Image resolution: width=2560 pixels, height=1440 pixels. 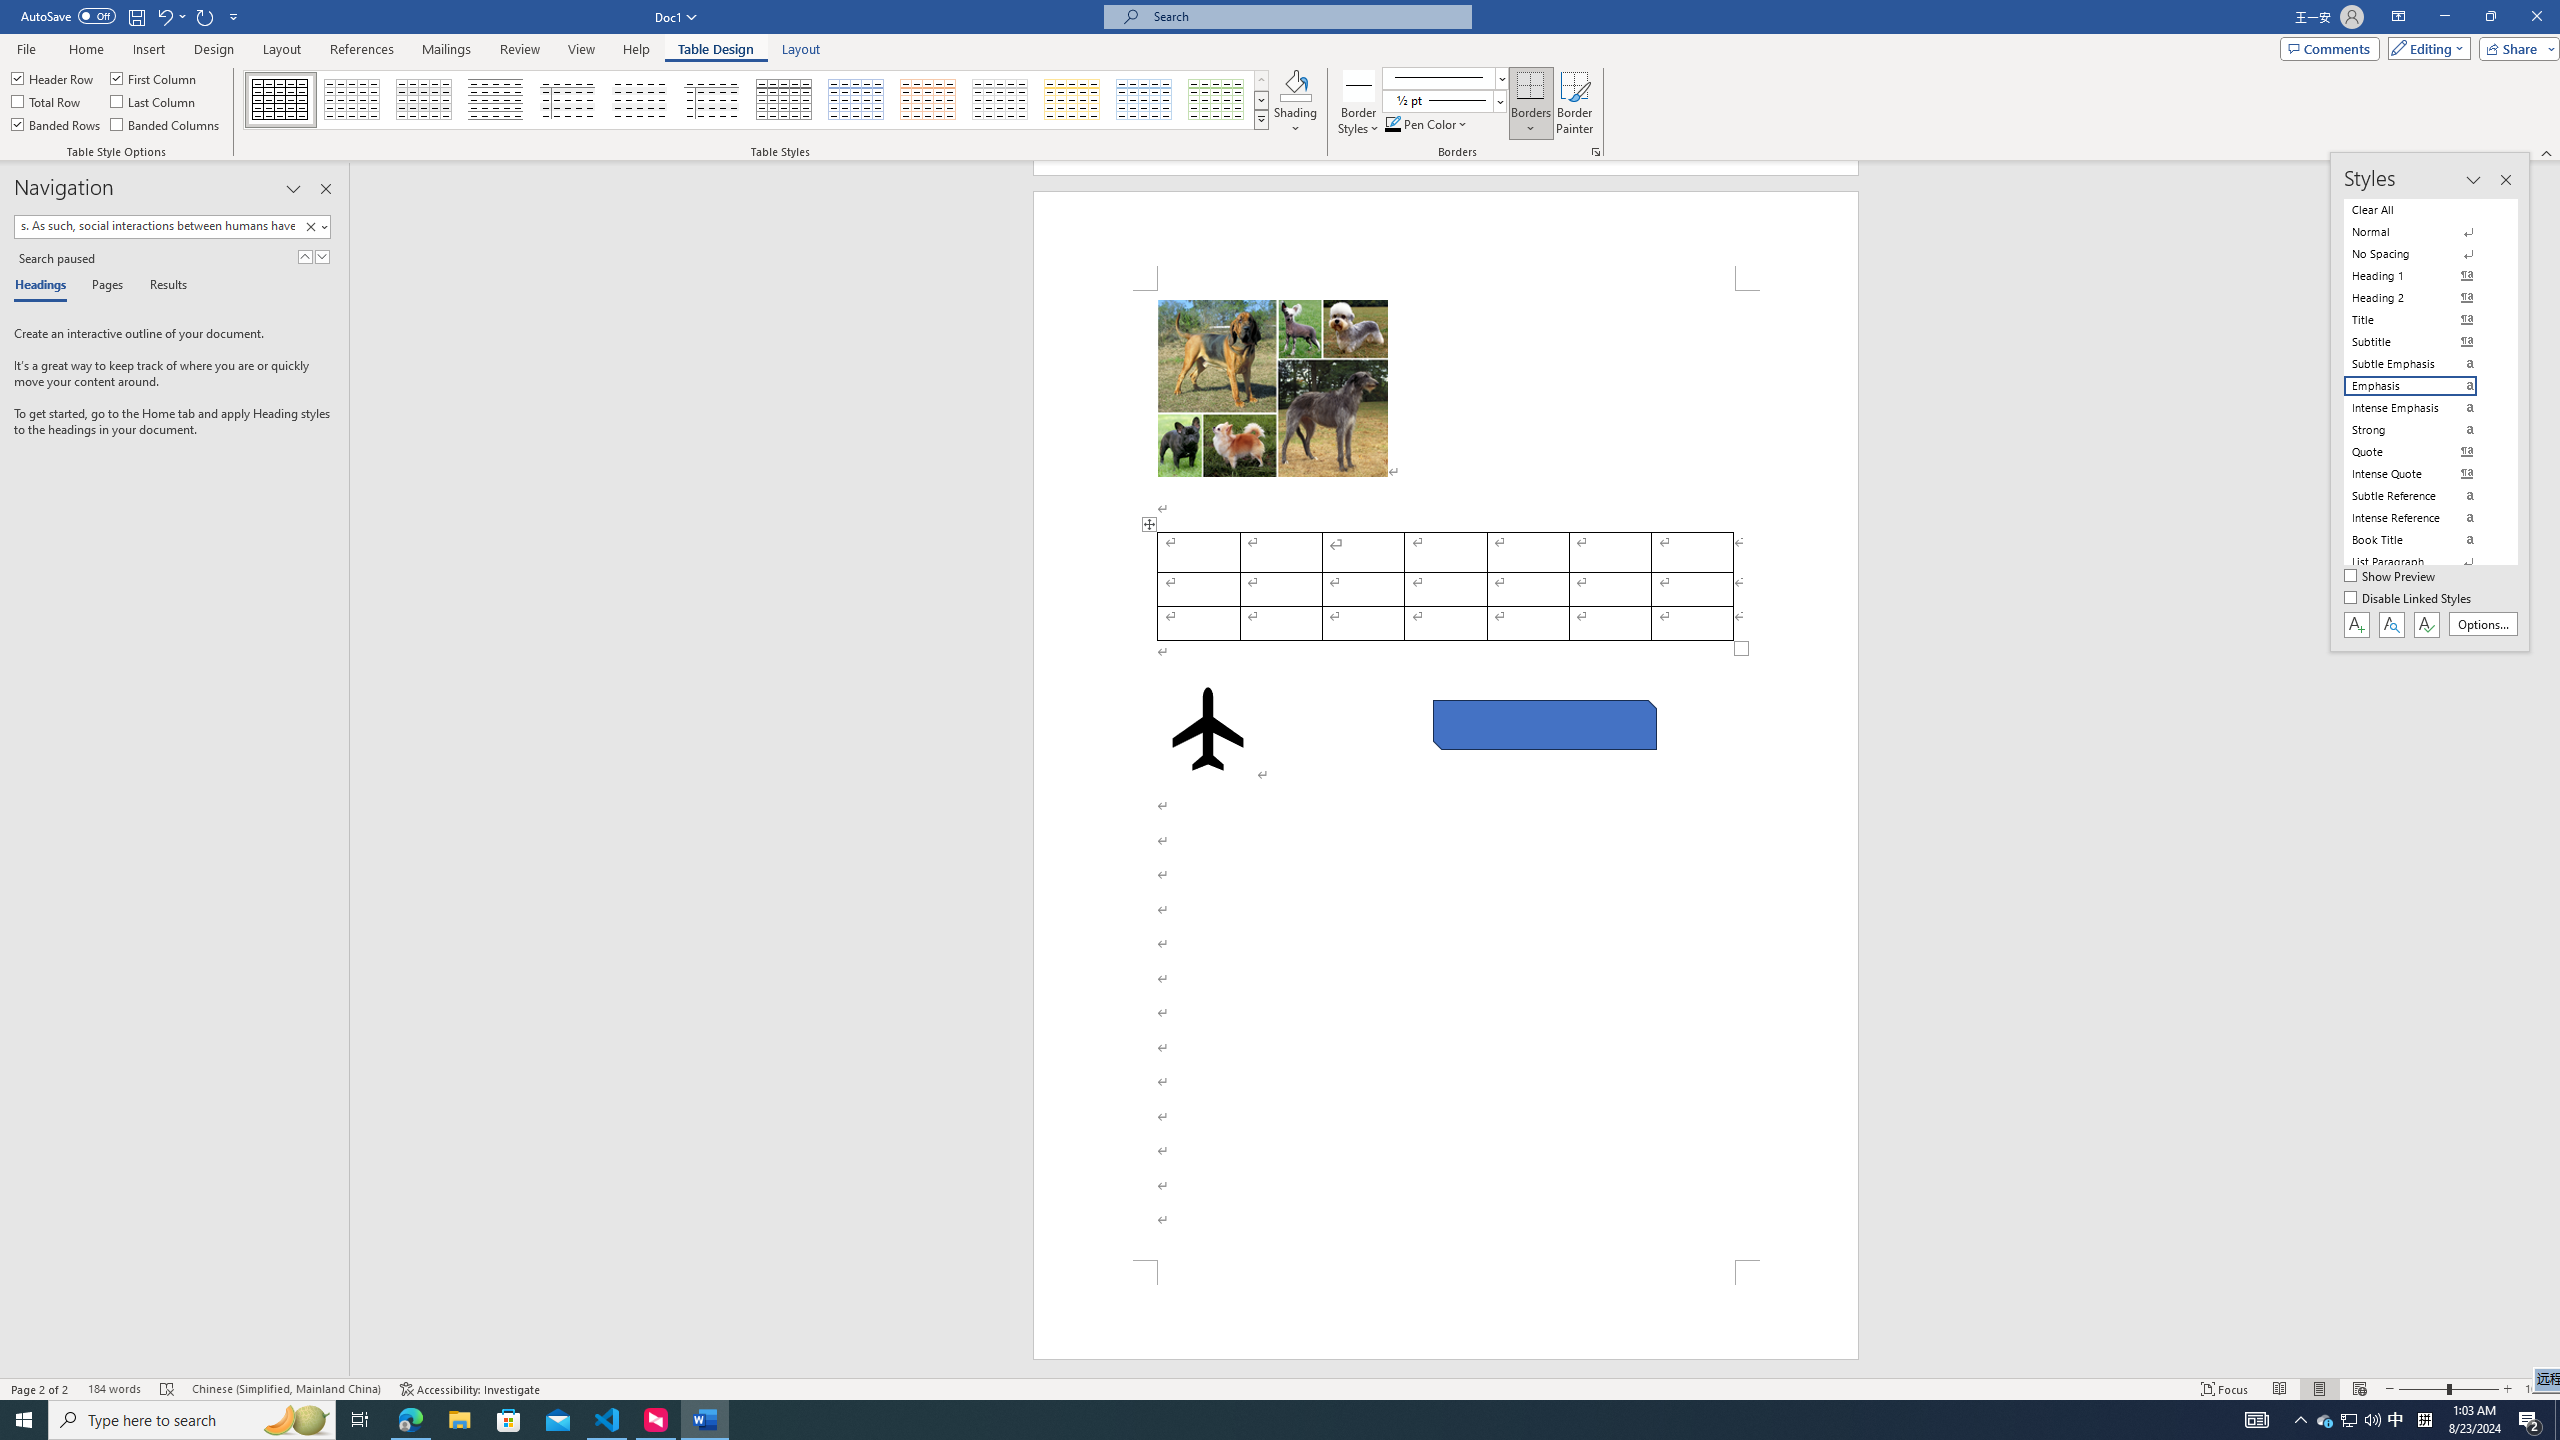 What do you see at coordinates (154, 77) in the screenshot?
I see `'First Column'` at bounding box center [154, 77].